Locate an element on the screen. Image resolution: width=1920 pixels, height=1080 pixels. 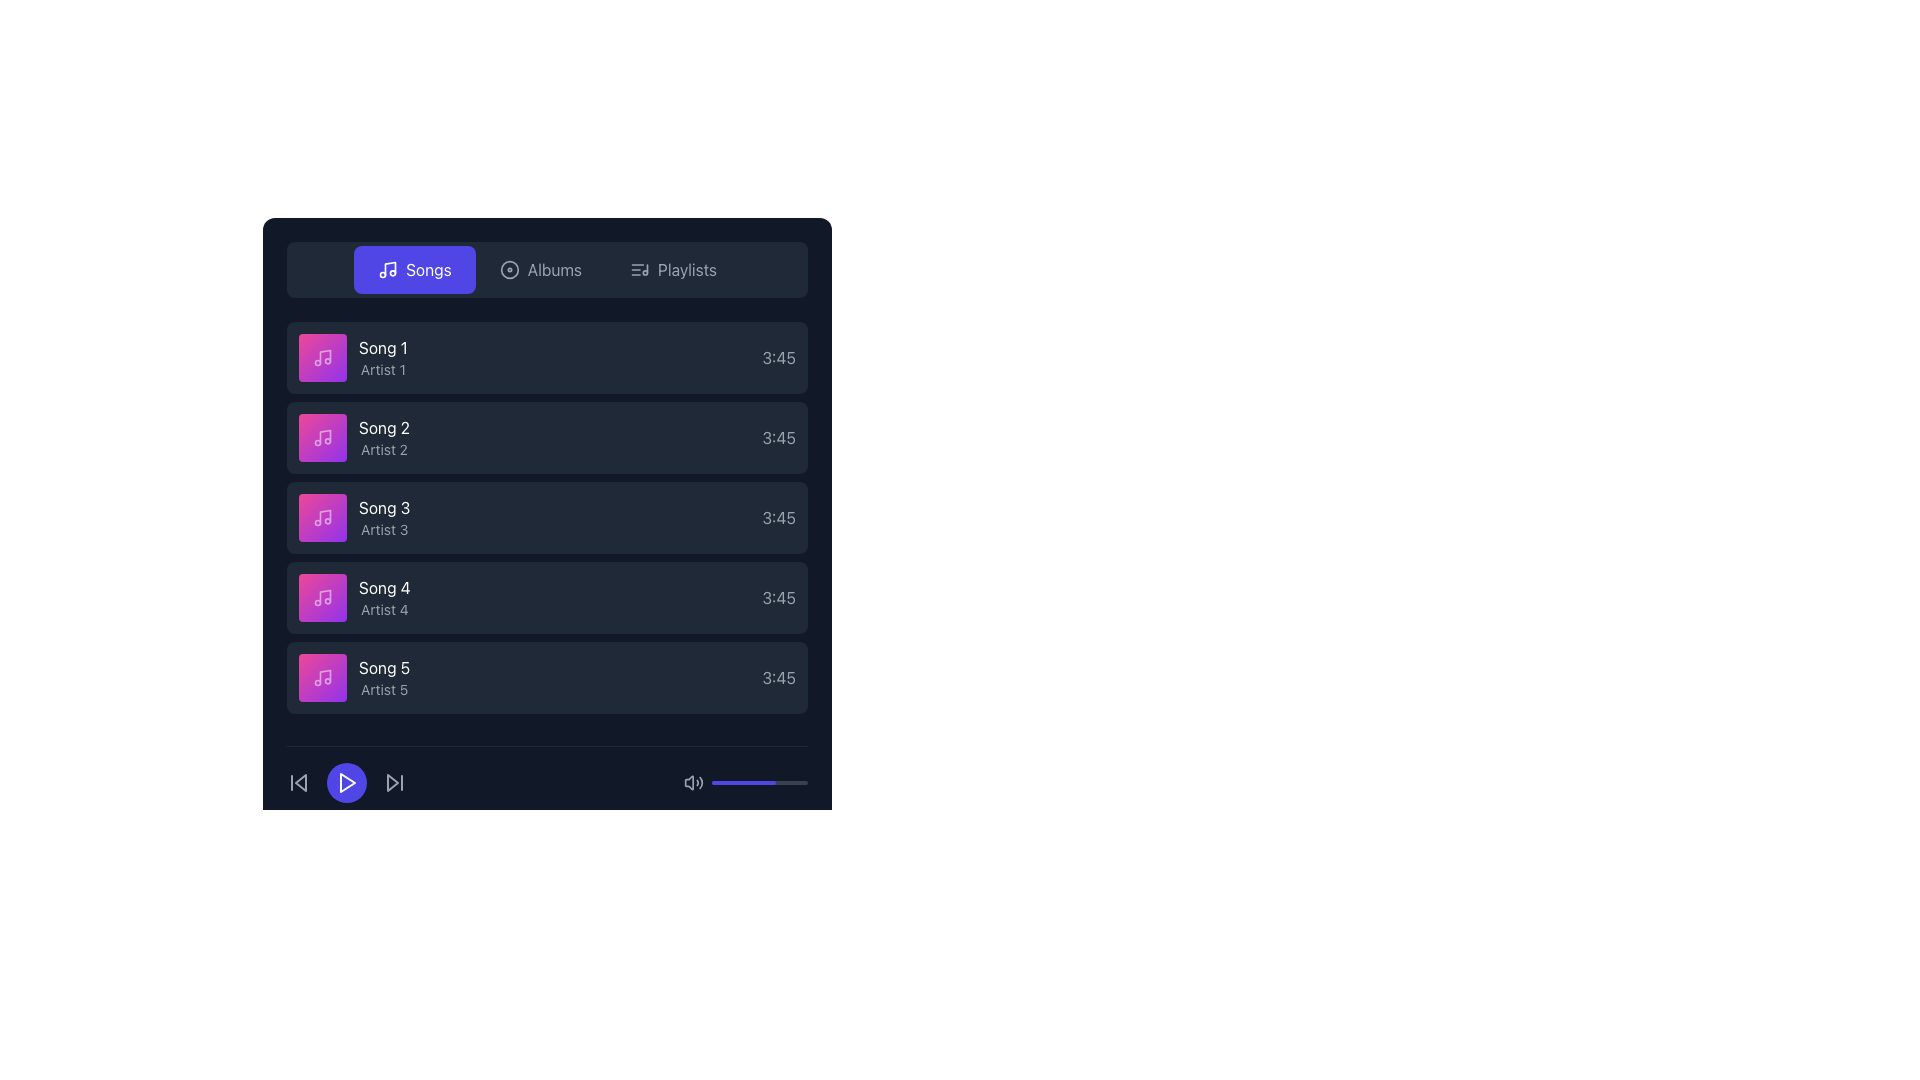
the small musical note icon located in the upper-center region of the purple square icon for the third item in the list, which is above the text 'Song 3' is located at coordinates (325, 515).